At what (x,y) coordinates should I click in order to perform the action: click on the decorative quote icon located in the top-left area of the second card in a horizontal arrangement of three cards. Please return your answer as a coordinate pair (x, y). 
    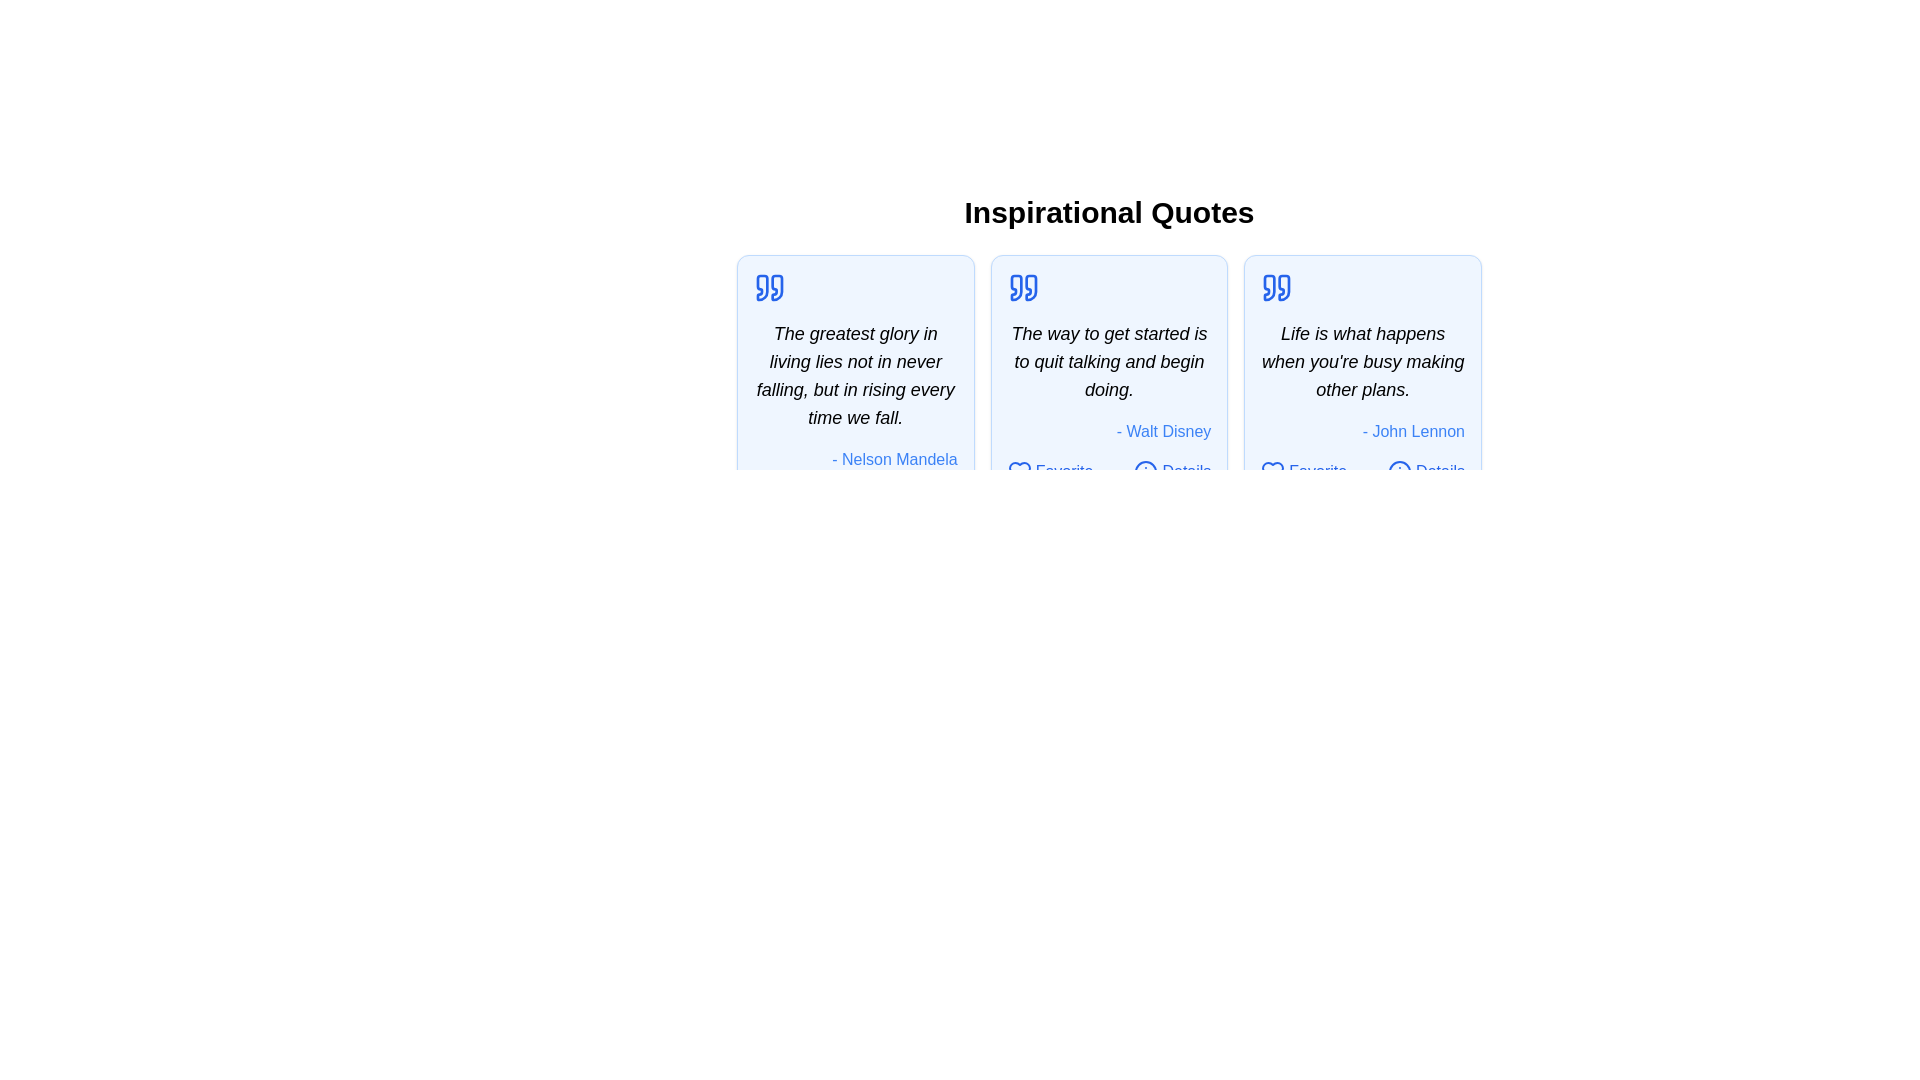
    Looking at the image, I should click on (1023, 288).